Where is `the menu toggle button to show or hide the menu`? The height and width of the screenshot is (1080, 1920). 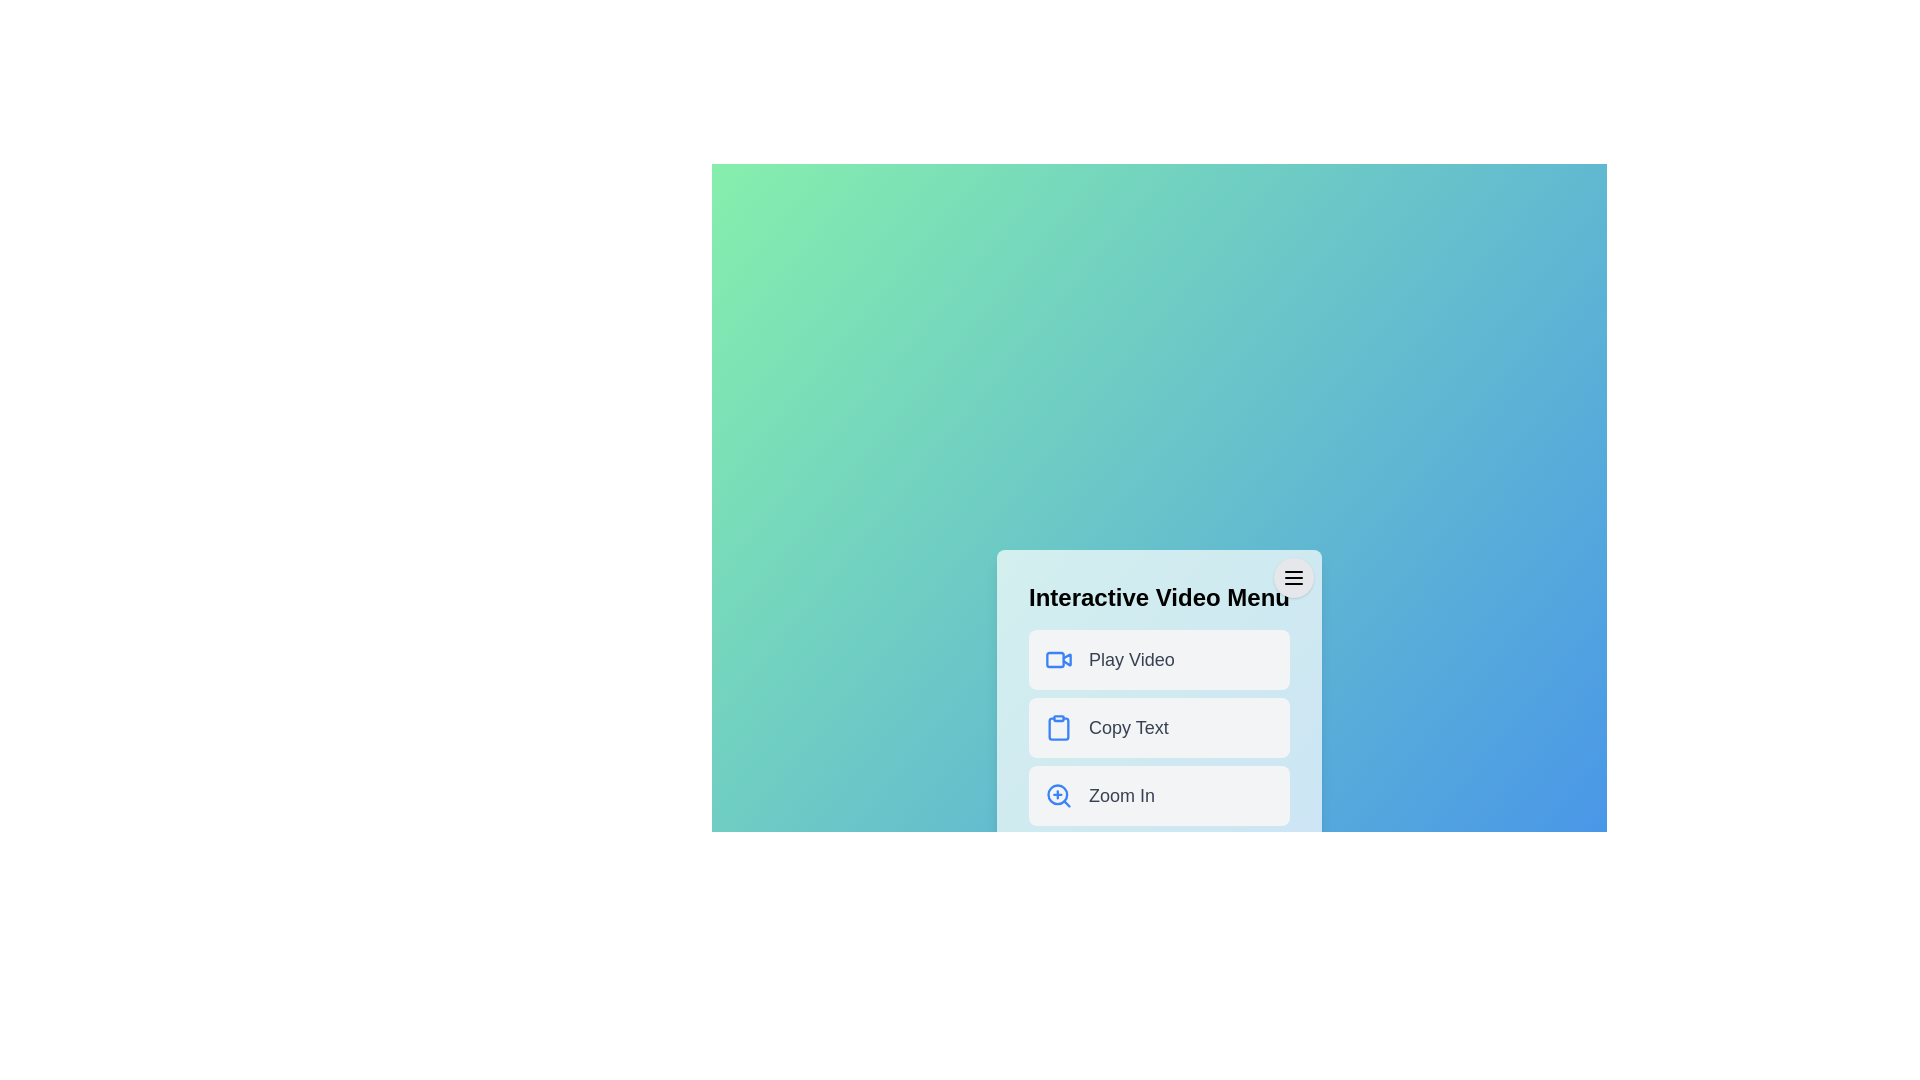 the menu toggle button to show or hide the menu is located at coordinates (1293, 578).